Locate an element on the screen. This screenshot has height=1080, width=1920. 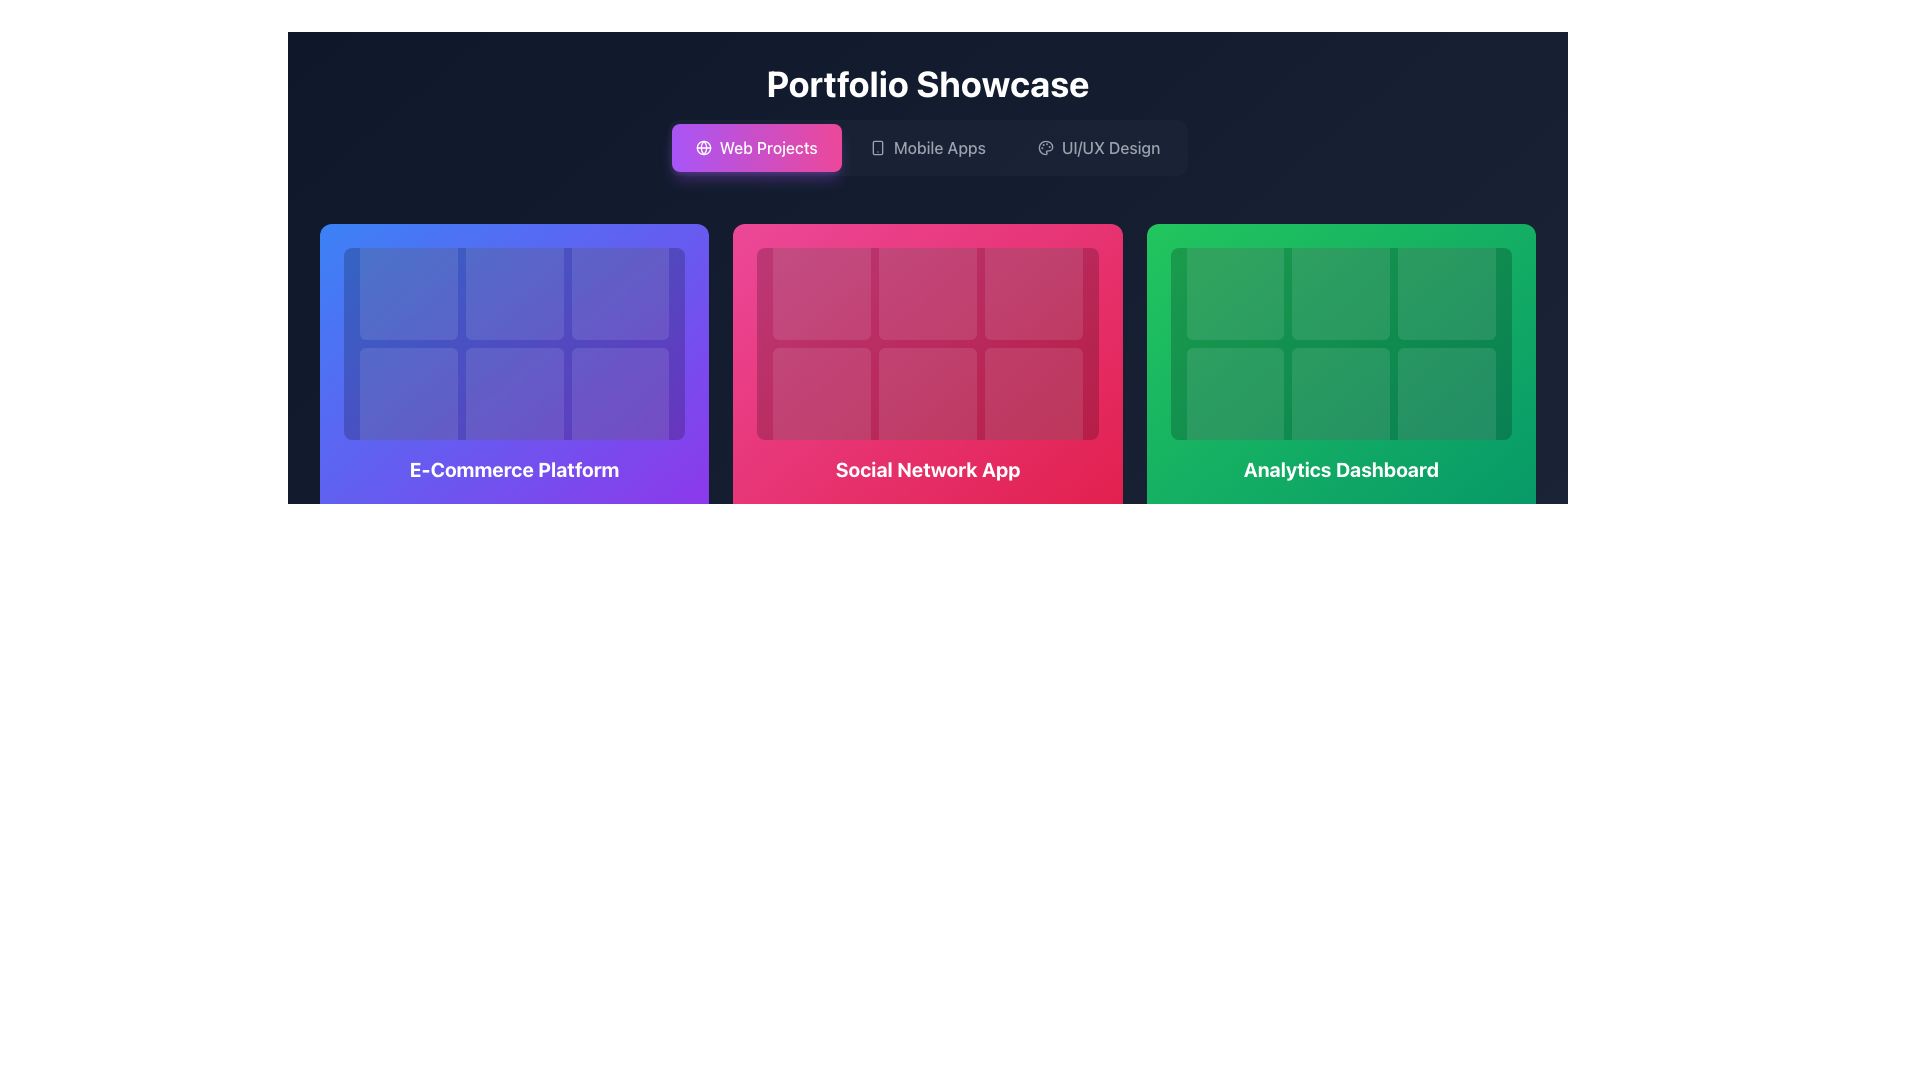
the top-left grid cell of the 'Social Network App' section, which is a square-shaped module with rounded corners and a translucent white overlay on a red background is located at coordinates (822, 291).